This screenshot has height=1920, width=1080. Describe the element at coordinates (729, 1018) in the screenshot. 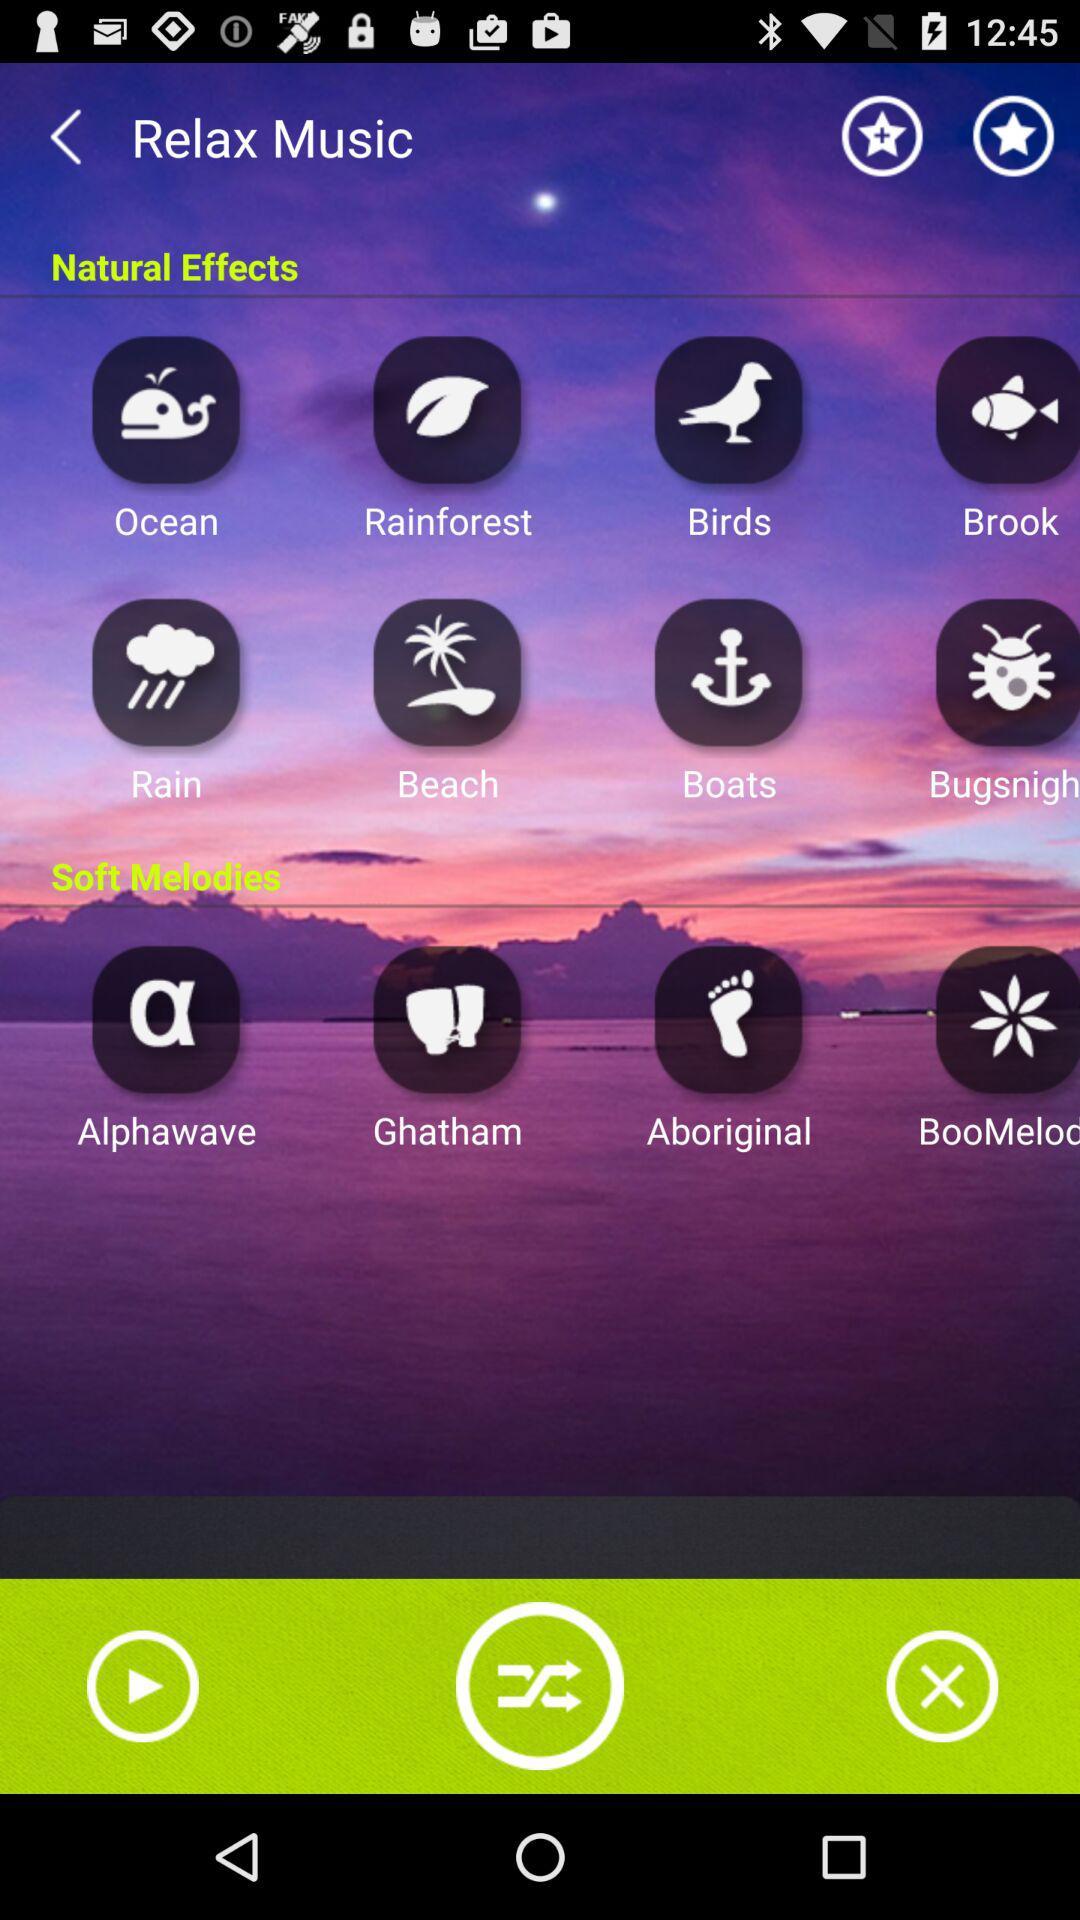

I see `aboriginal music` at that location.